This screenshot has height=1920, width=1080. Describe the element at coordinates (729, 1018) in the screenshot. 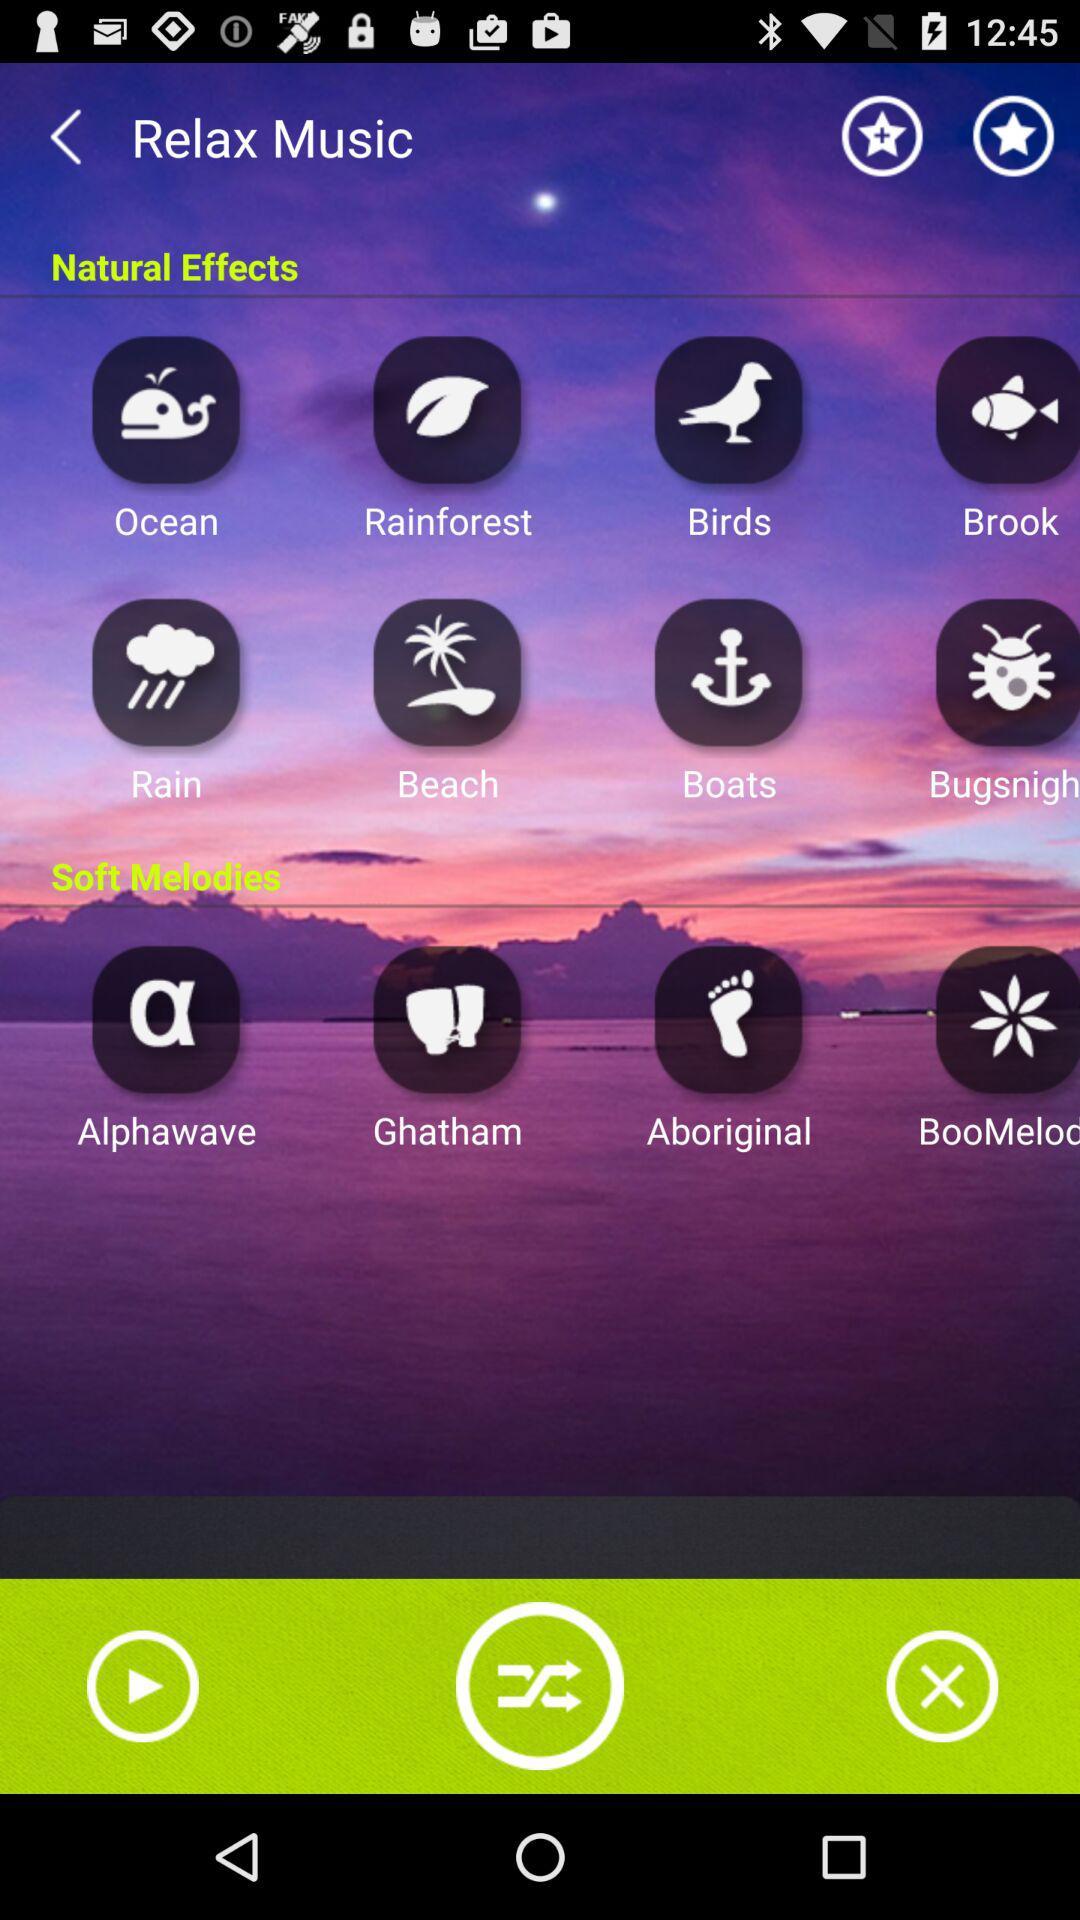

I see `aboriginal music` at that location.